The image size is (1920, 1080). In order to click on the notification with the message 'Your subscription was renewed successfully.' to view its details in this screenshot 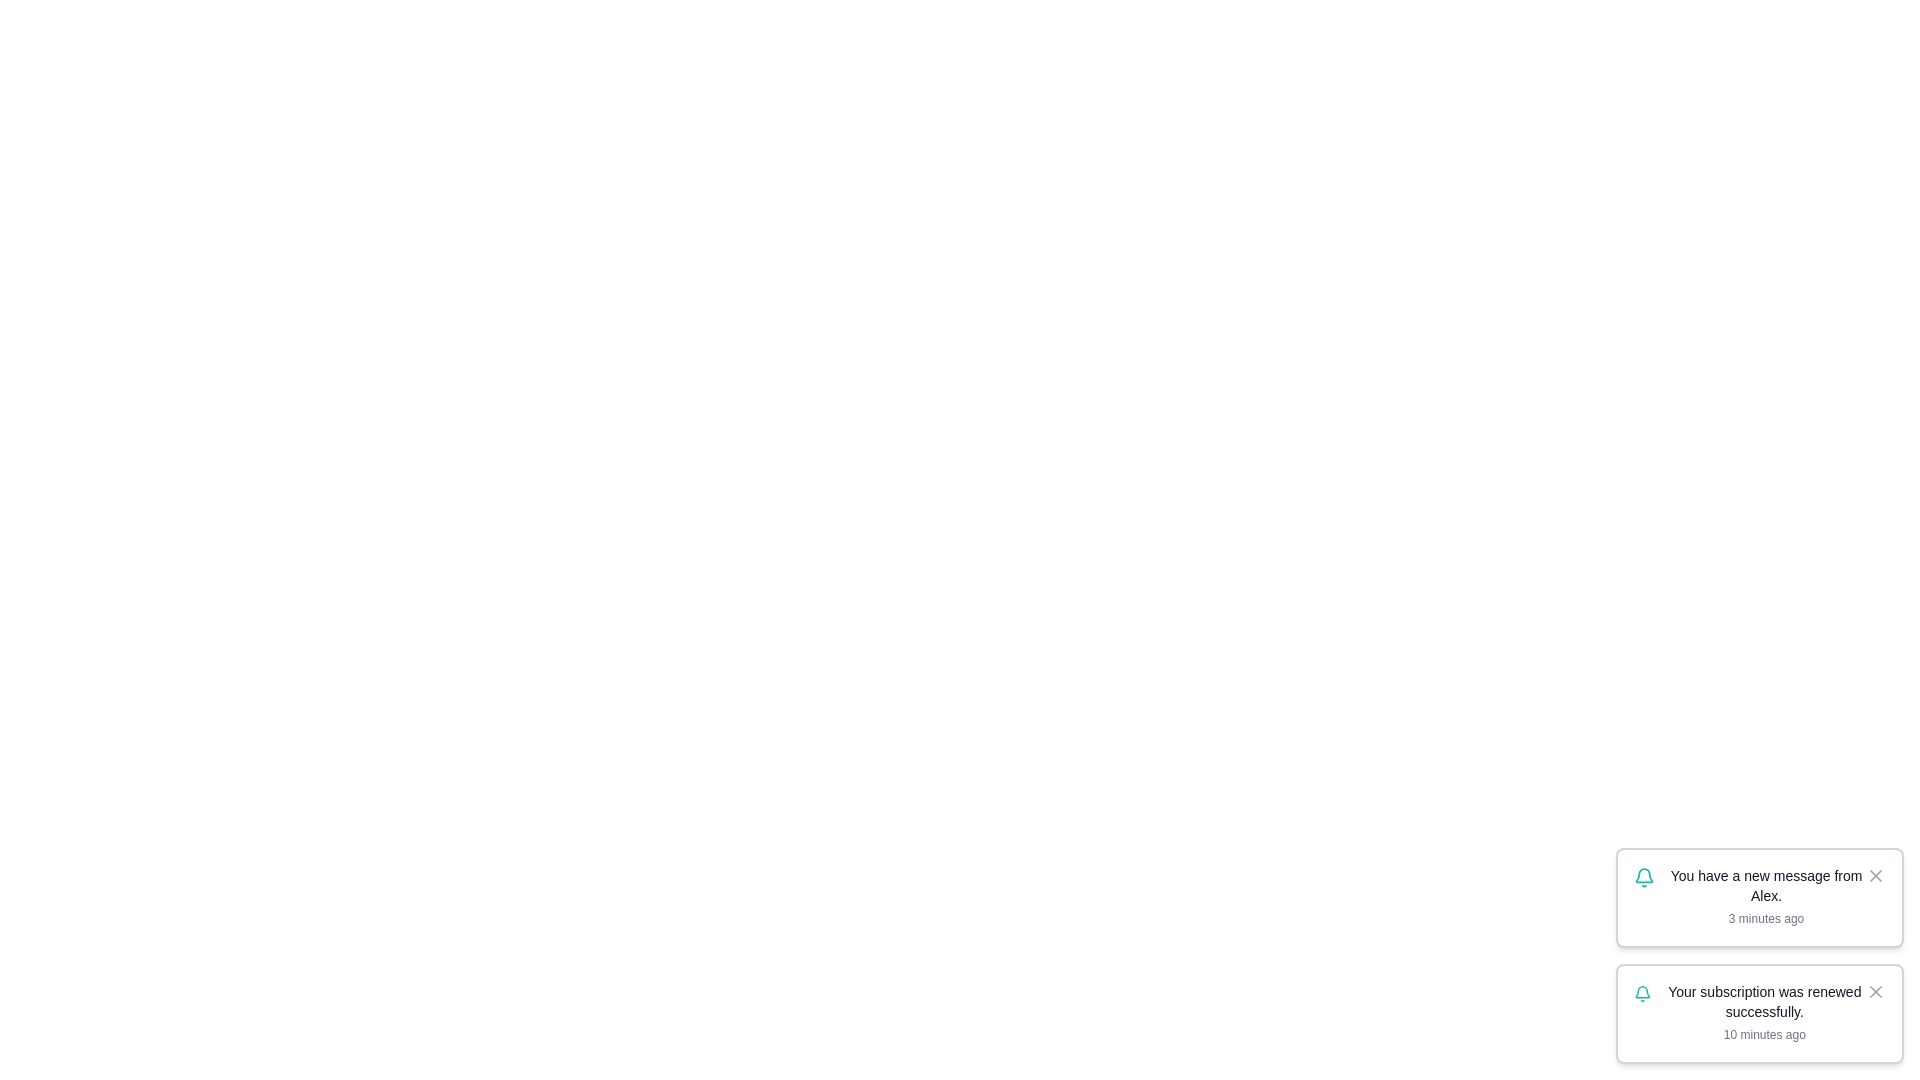, I will do `click(1760, 1014)`.